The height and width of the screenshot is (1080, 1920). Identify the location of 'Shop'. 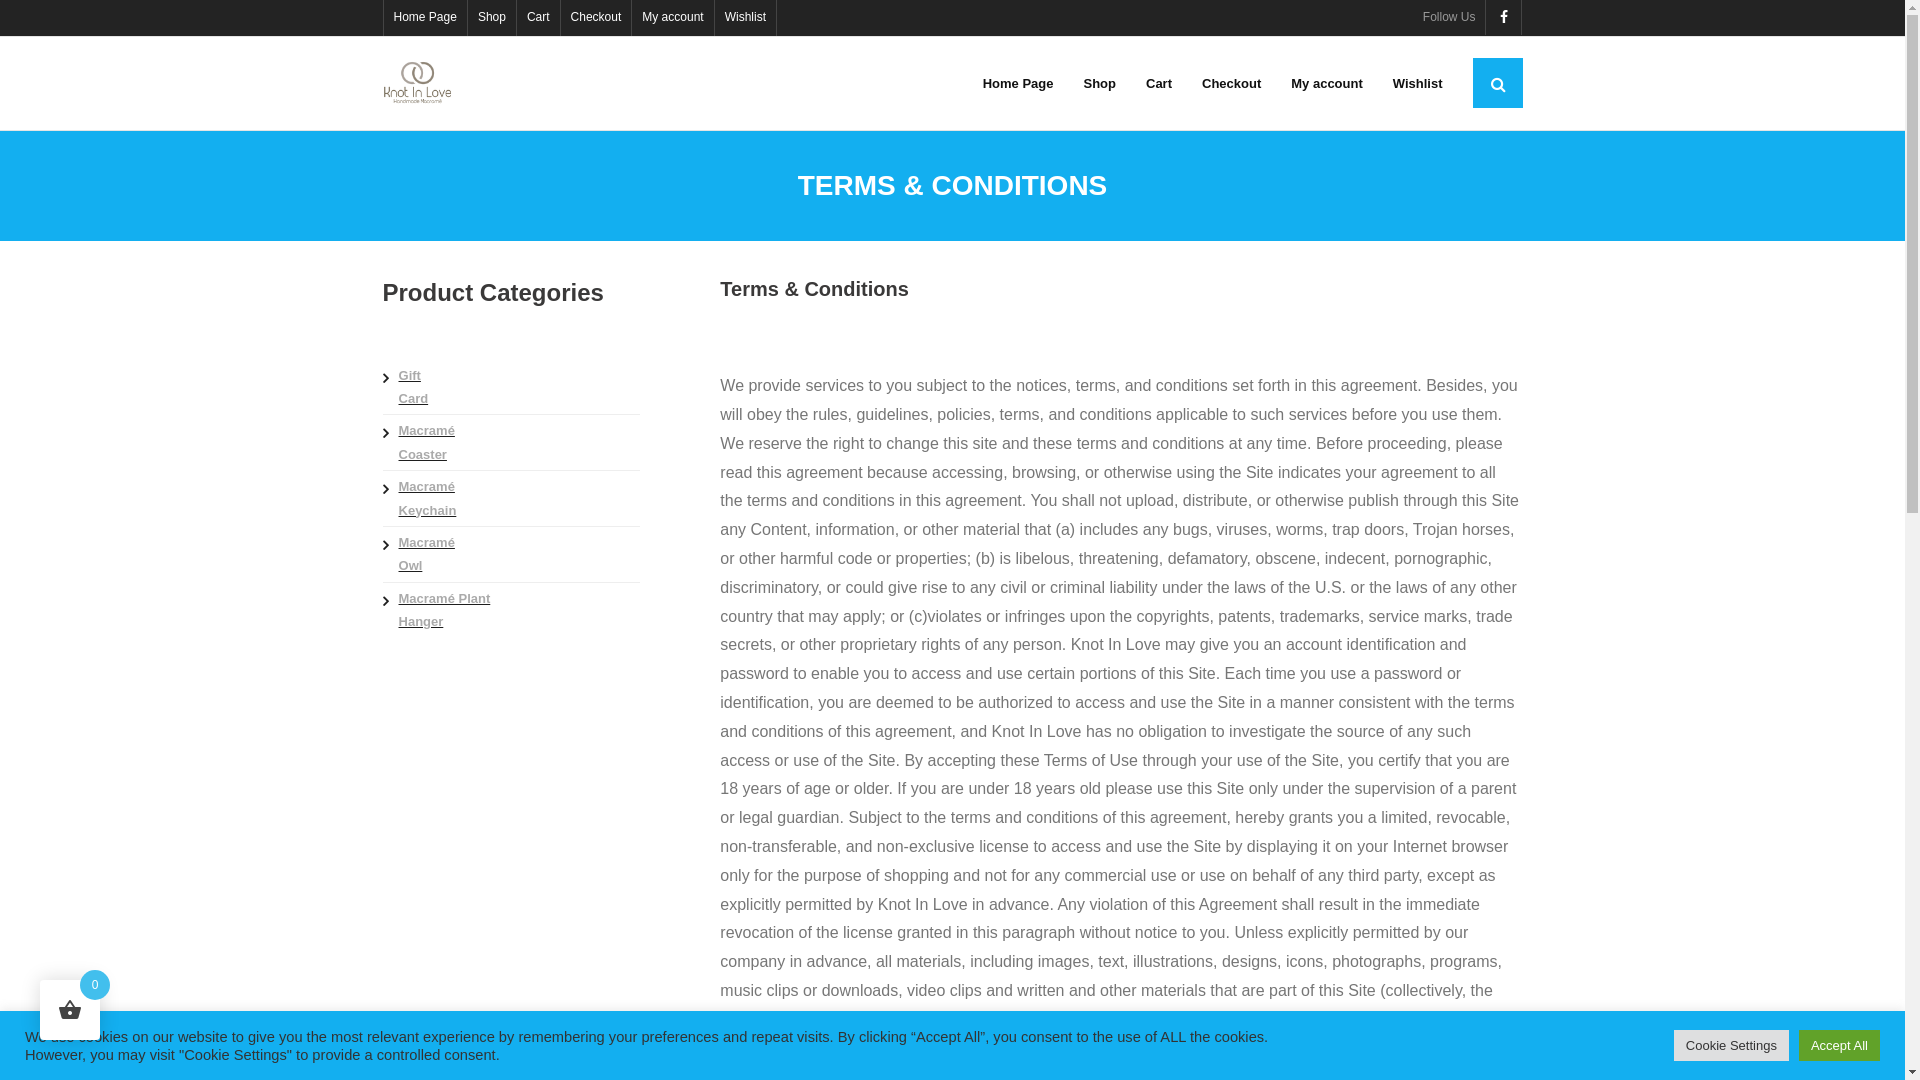
(1067, 82).